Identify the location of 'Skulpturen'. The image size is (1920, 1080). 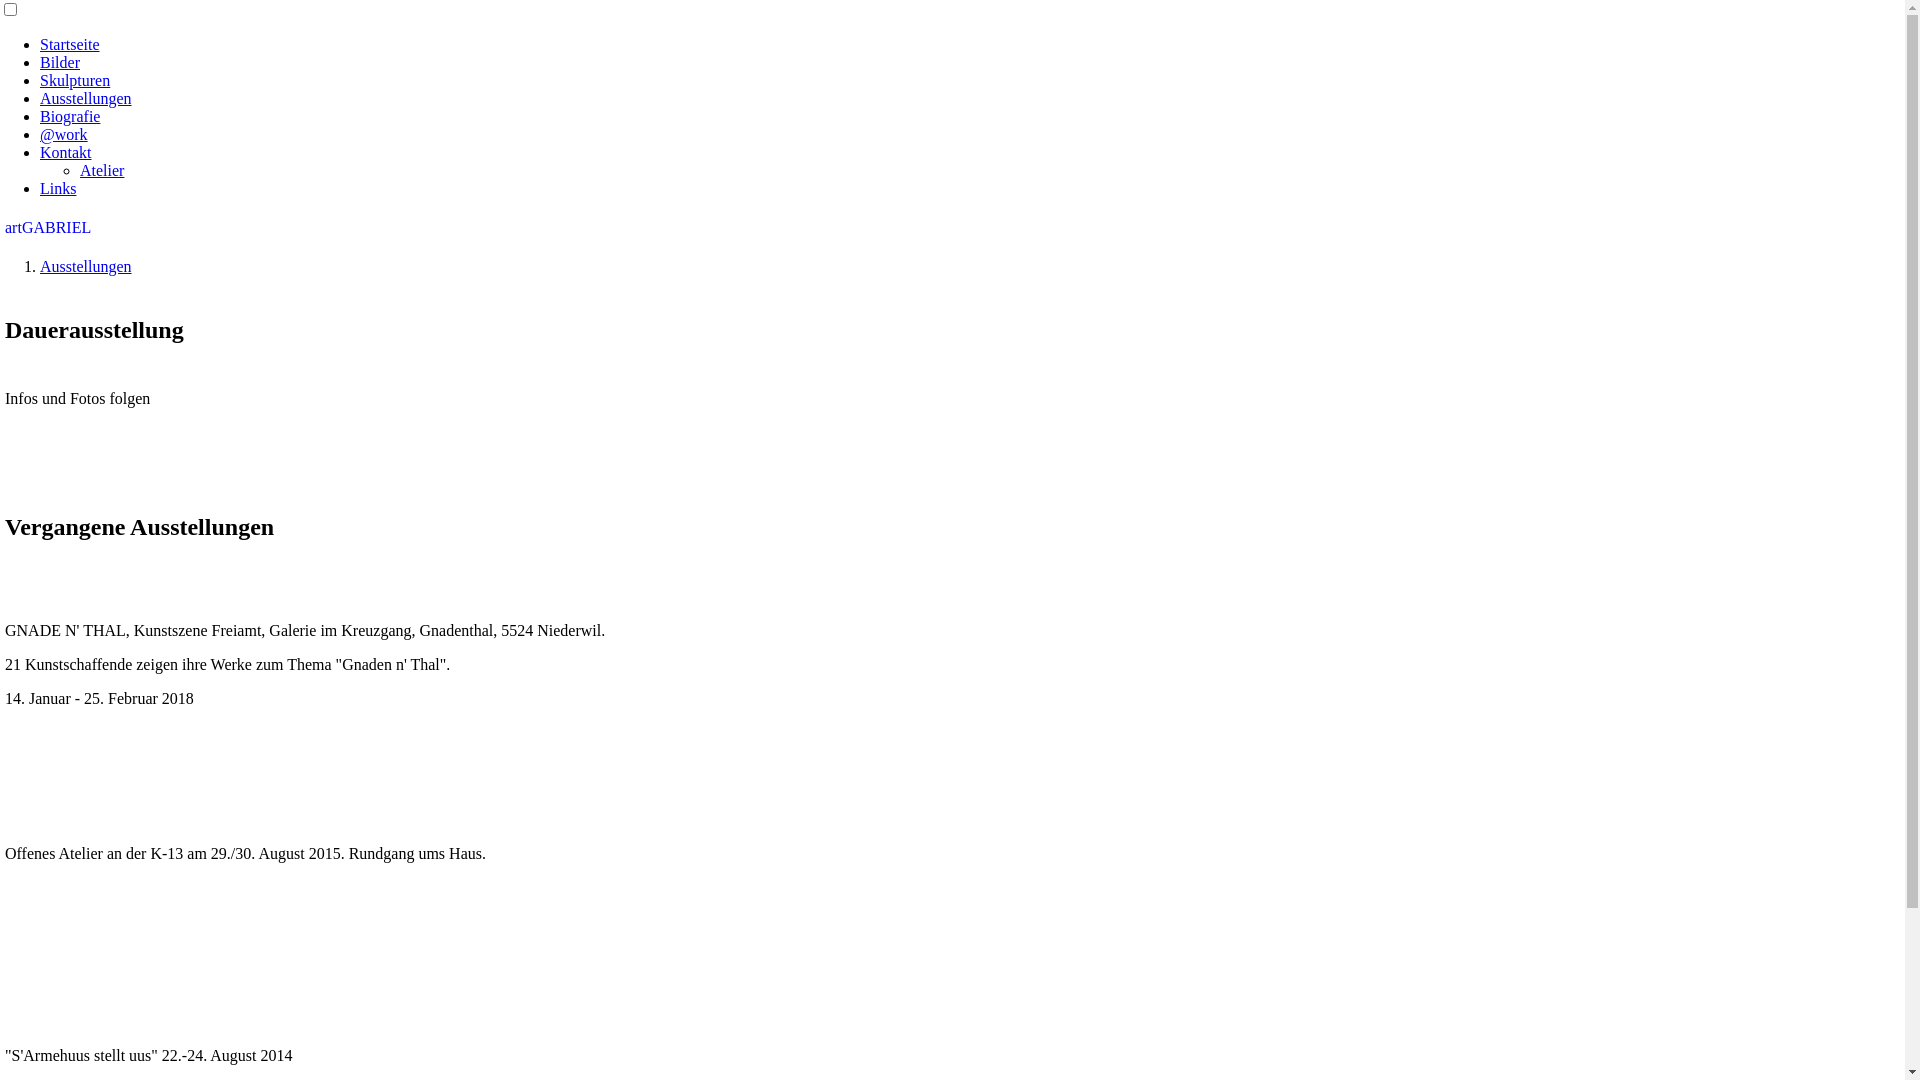
(75, 79).